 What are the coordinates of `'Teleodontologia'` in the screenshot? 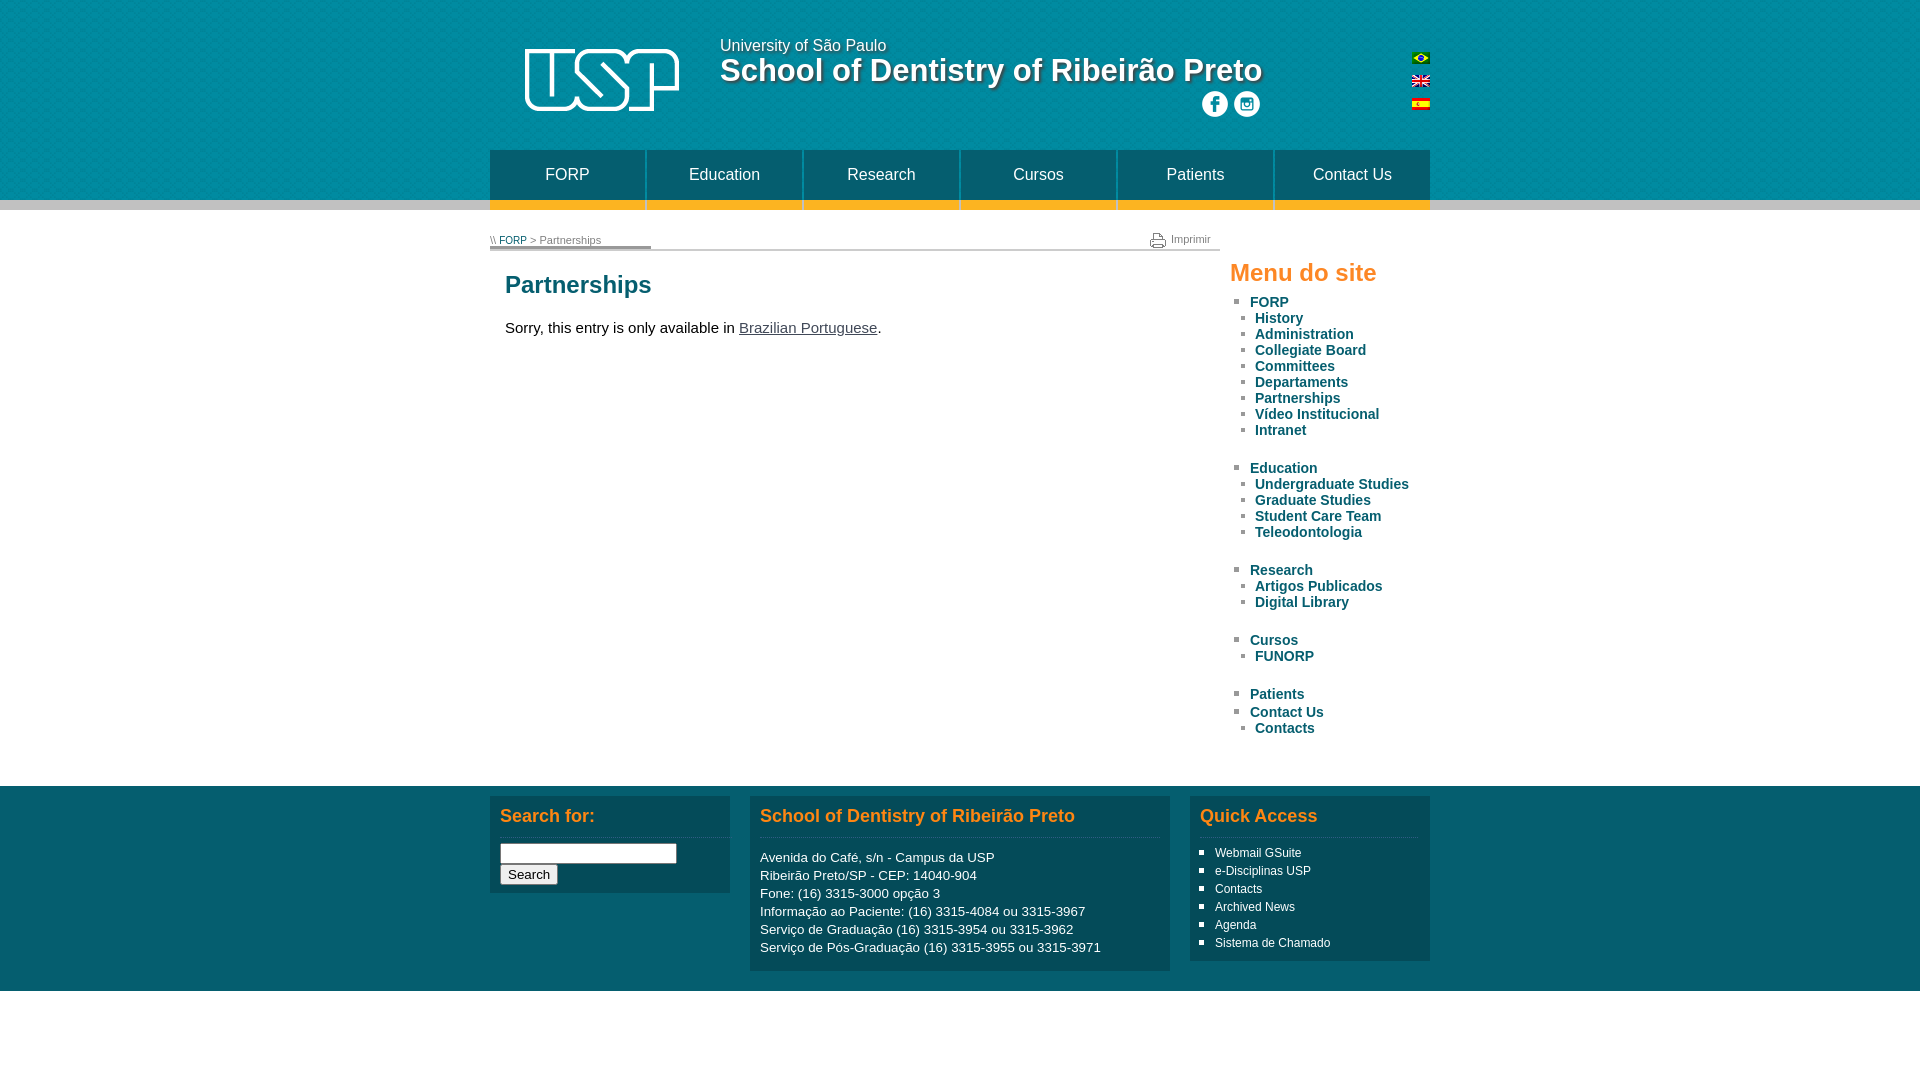 It's located at (1253, 531).